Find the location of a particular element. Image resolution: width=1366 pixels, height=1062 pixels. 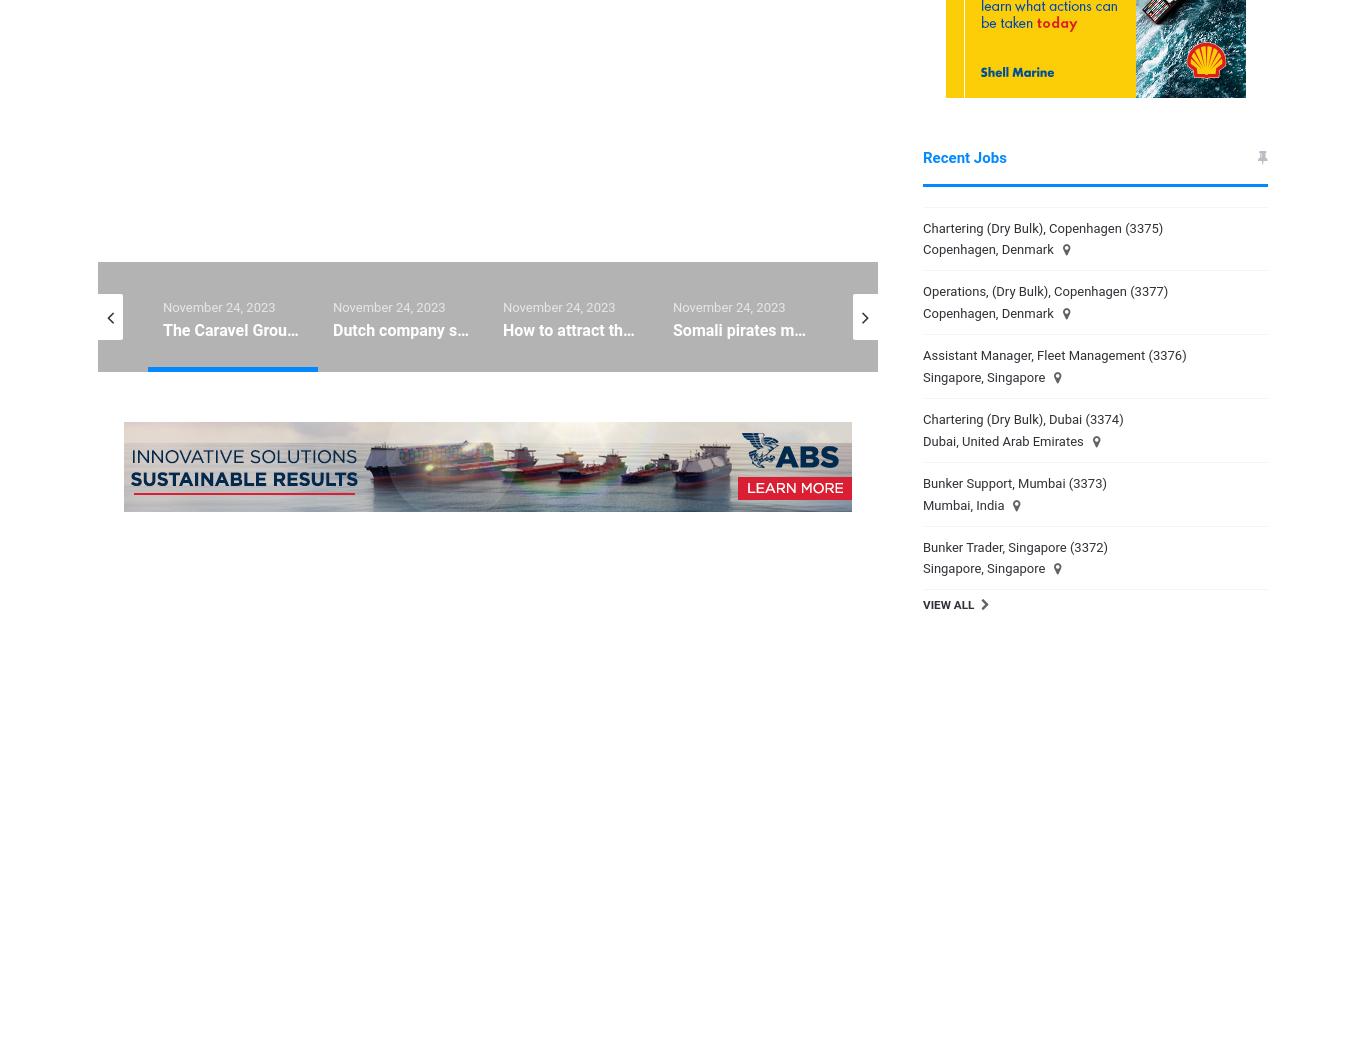

'April 12, 2023' is located at coordinates (1059, 1047).